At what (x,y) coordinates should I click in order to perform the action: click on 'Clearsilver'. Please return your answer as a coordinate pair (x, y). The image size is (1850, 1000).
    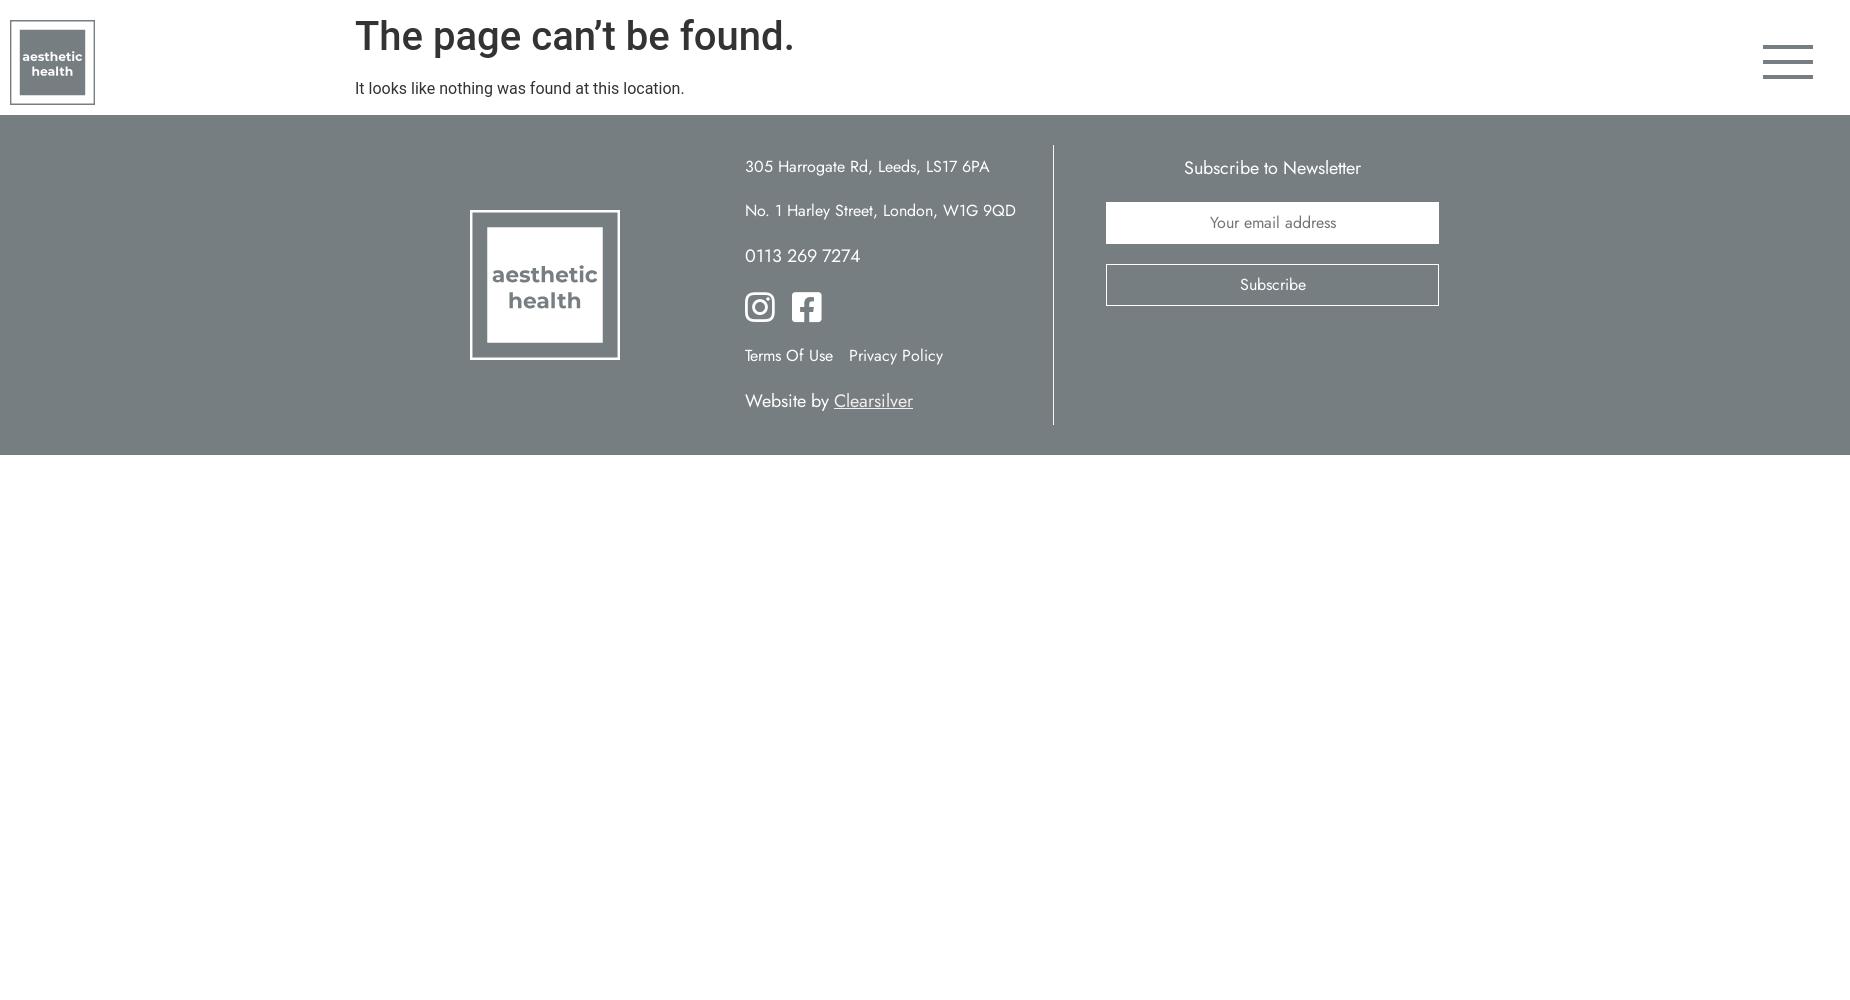
    Looking at the image, I should click on (872, 401).